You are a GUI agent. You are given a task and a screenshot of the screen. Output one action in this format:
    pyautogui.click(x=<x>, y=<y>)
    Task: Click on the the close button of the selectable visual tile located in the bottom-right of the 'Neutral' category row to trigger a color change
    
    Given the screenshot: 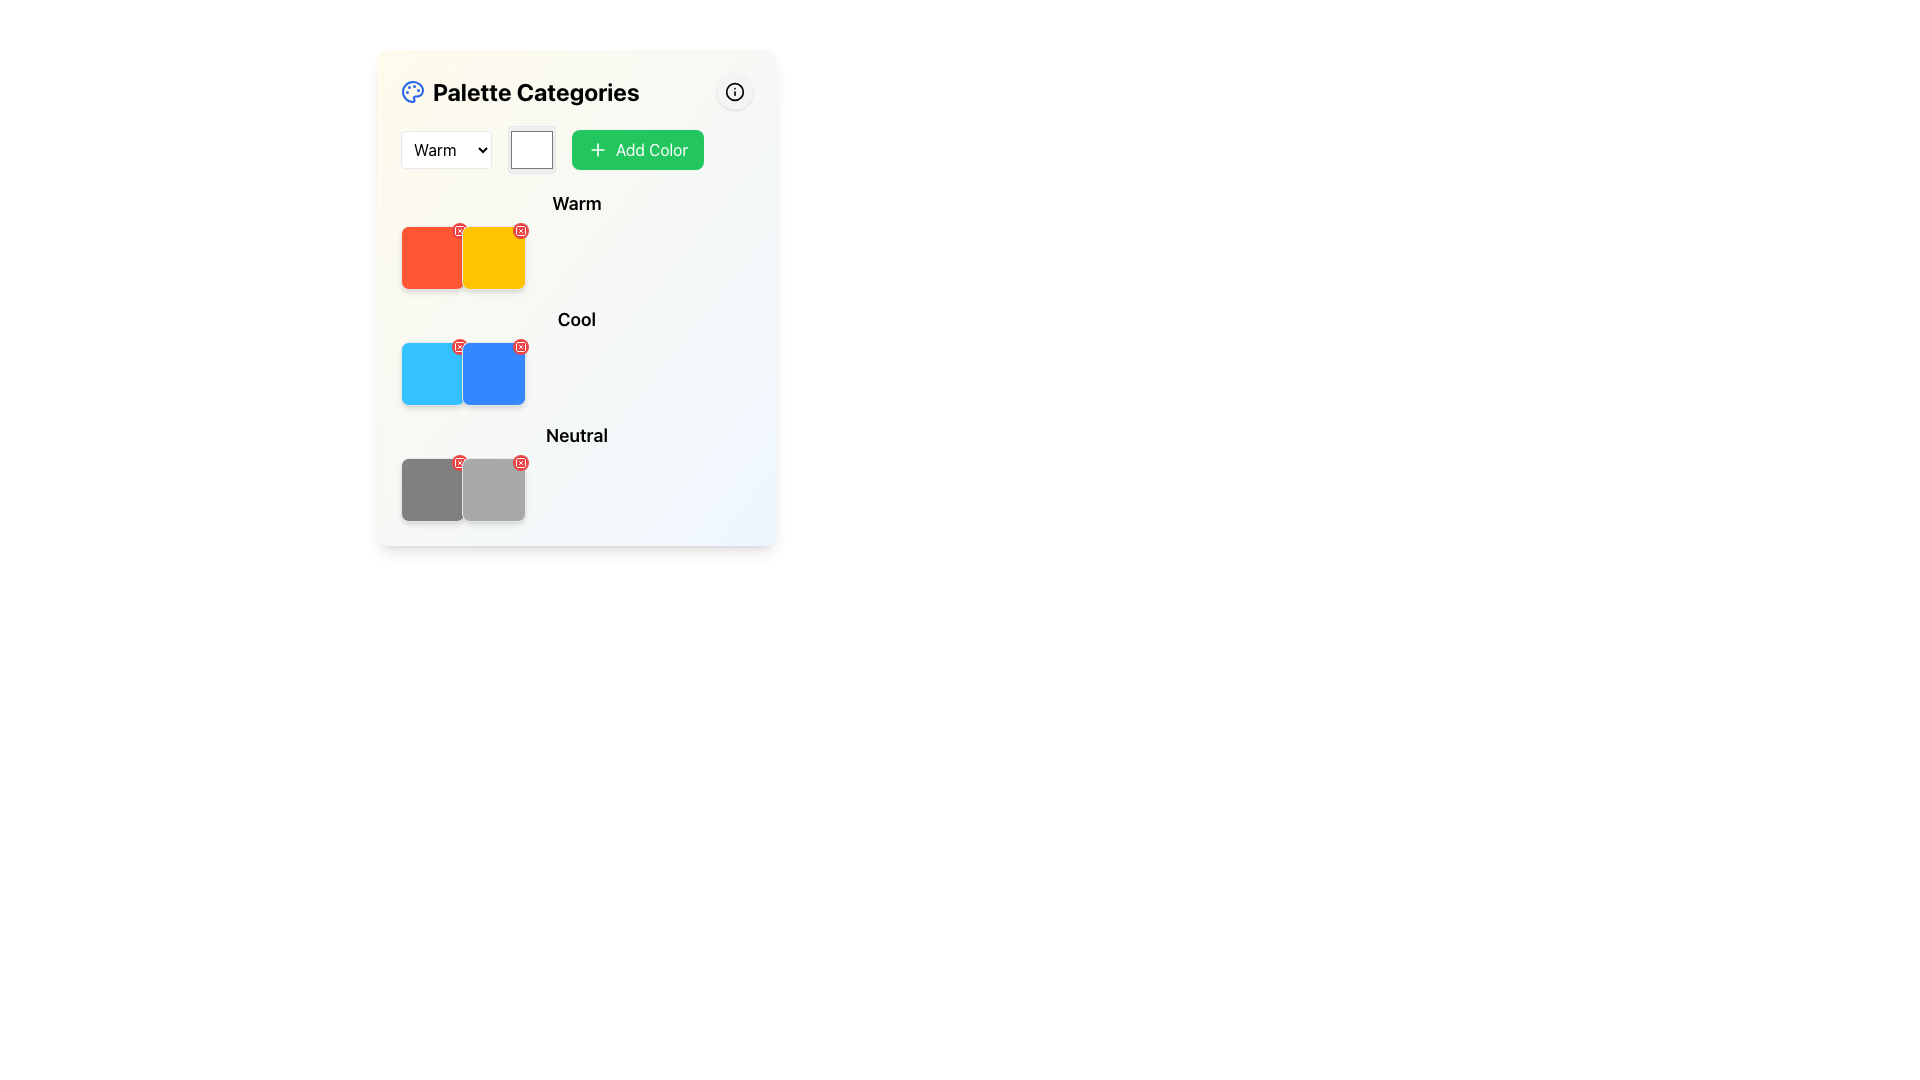 What is the action you would take?
    pyautogui.click(x=494, y=489)
    